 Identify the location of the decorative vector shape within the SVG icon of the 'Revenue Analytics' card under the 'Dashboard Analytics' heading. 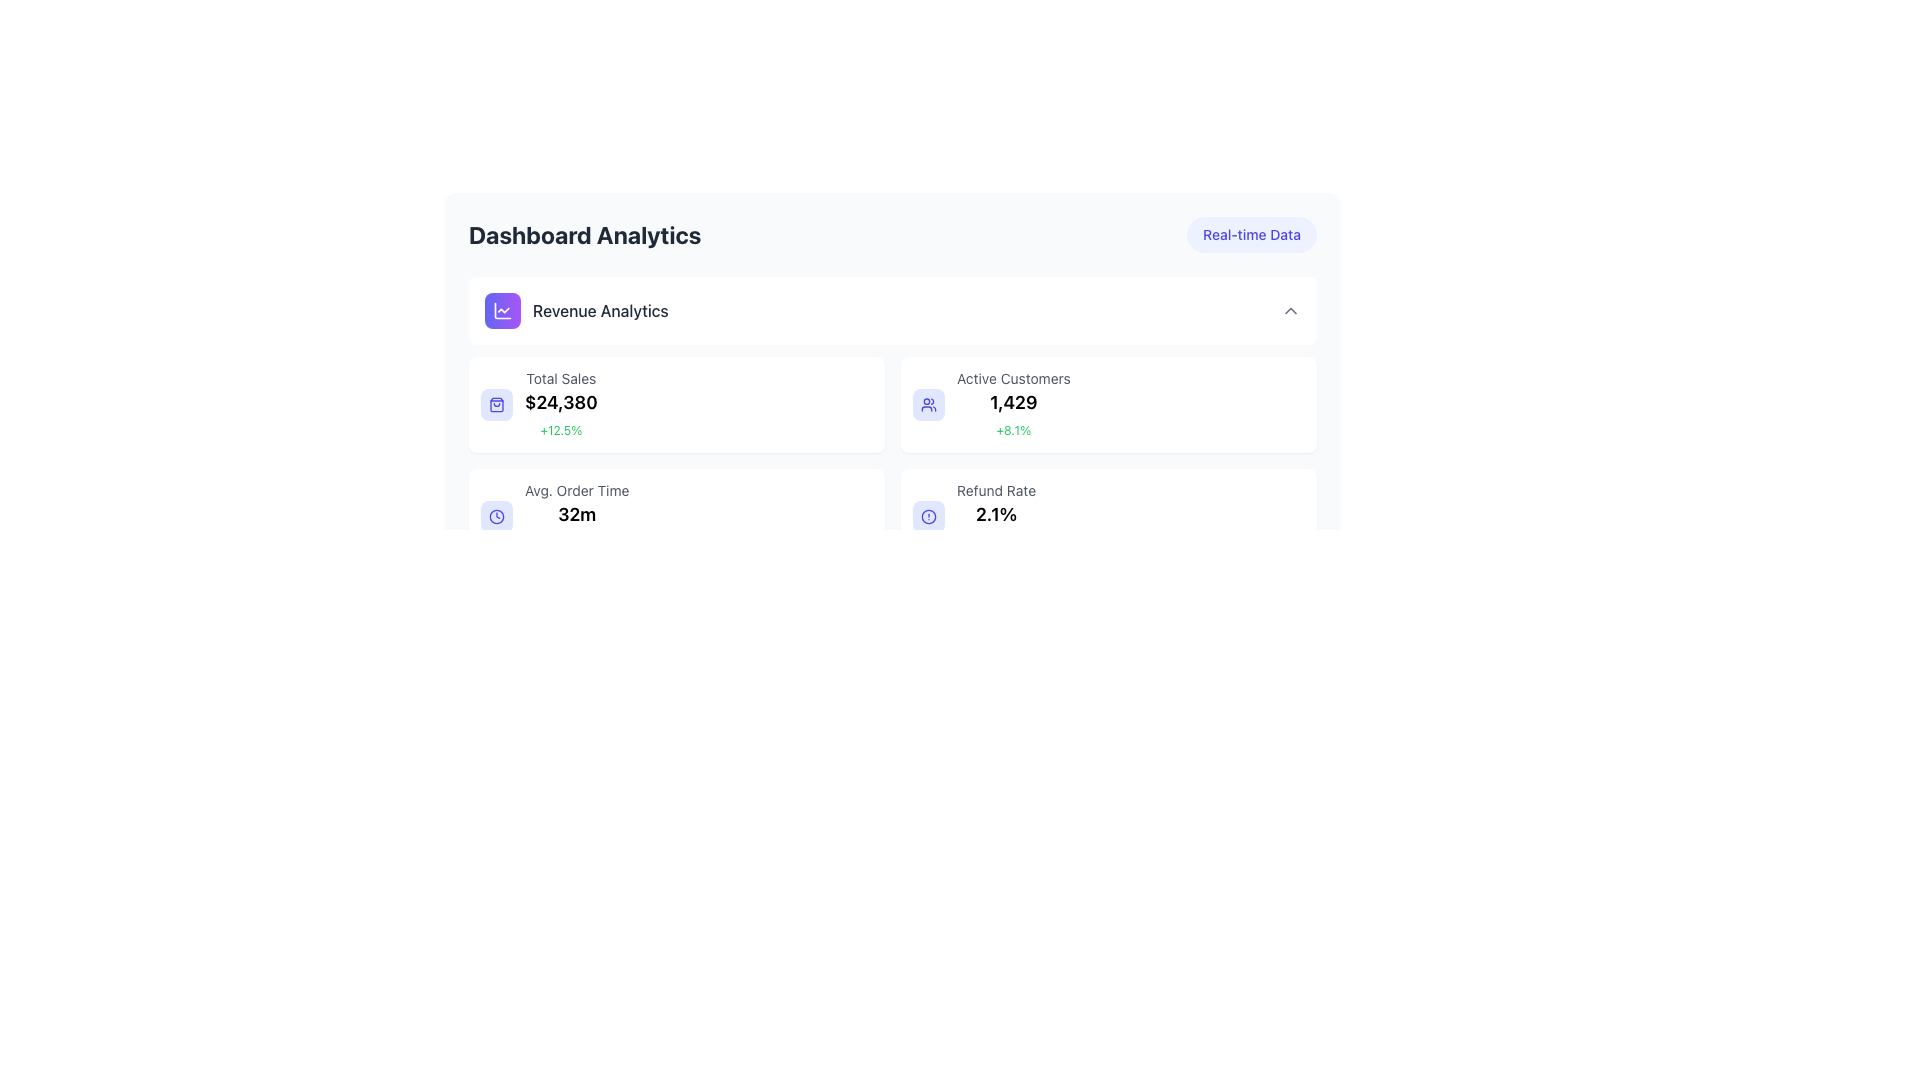
(503, 311).